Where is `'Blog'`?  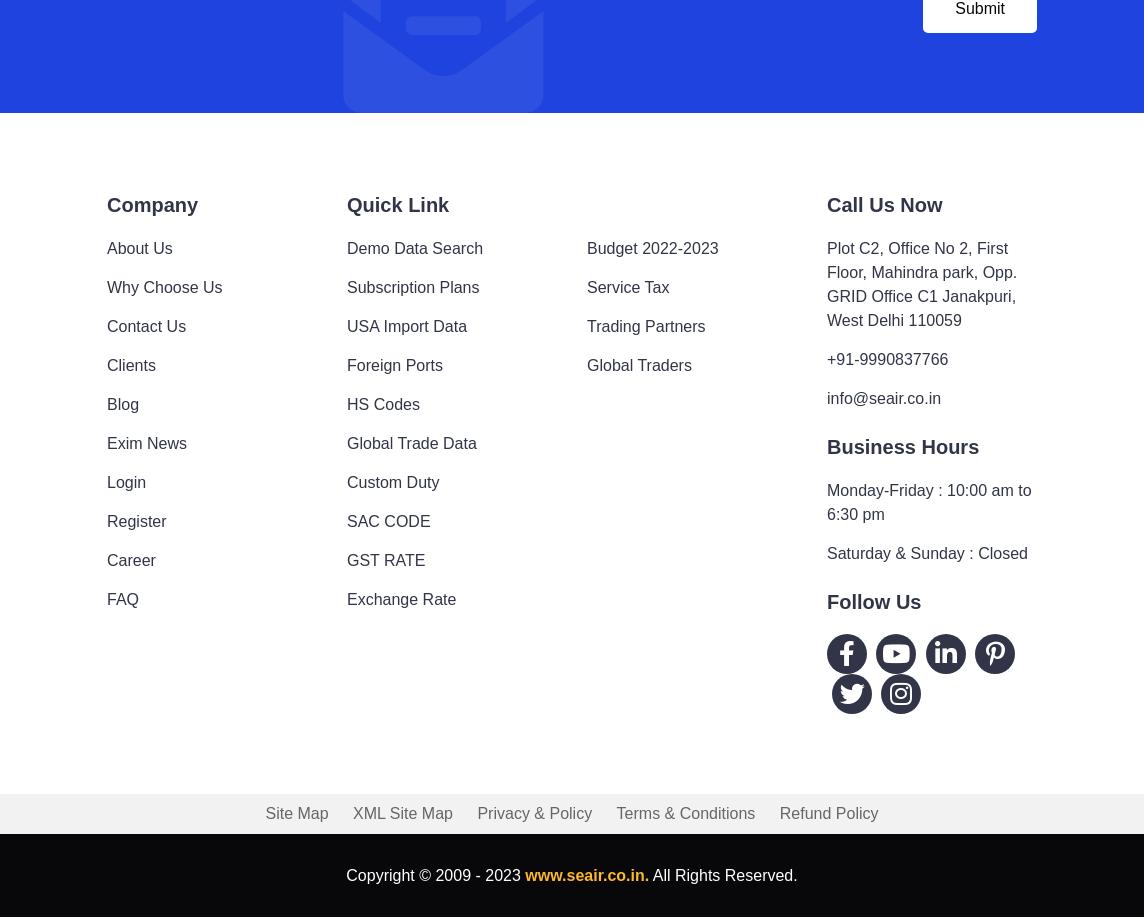 'Blog' is located at coordinates (122, 403).